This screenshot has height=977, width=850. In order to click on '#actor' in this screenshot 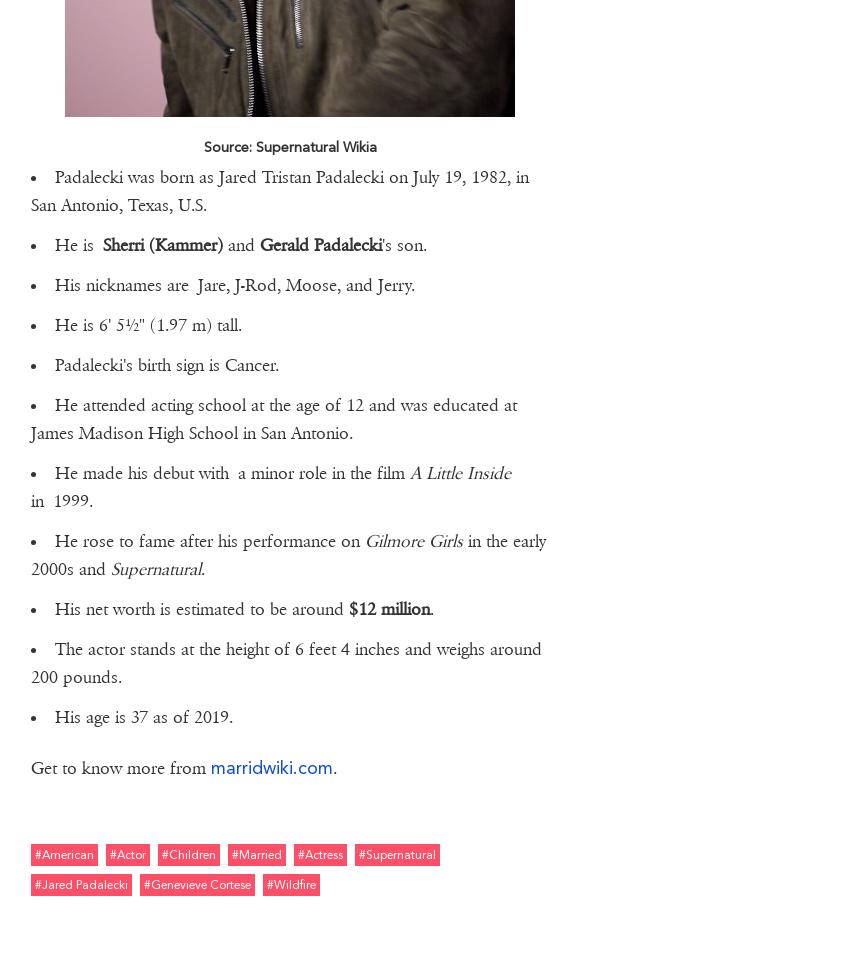, I will do `click(125, 852)`.